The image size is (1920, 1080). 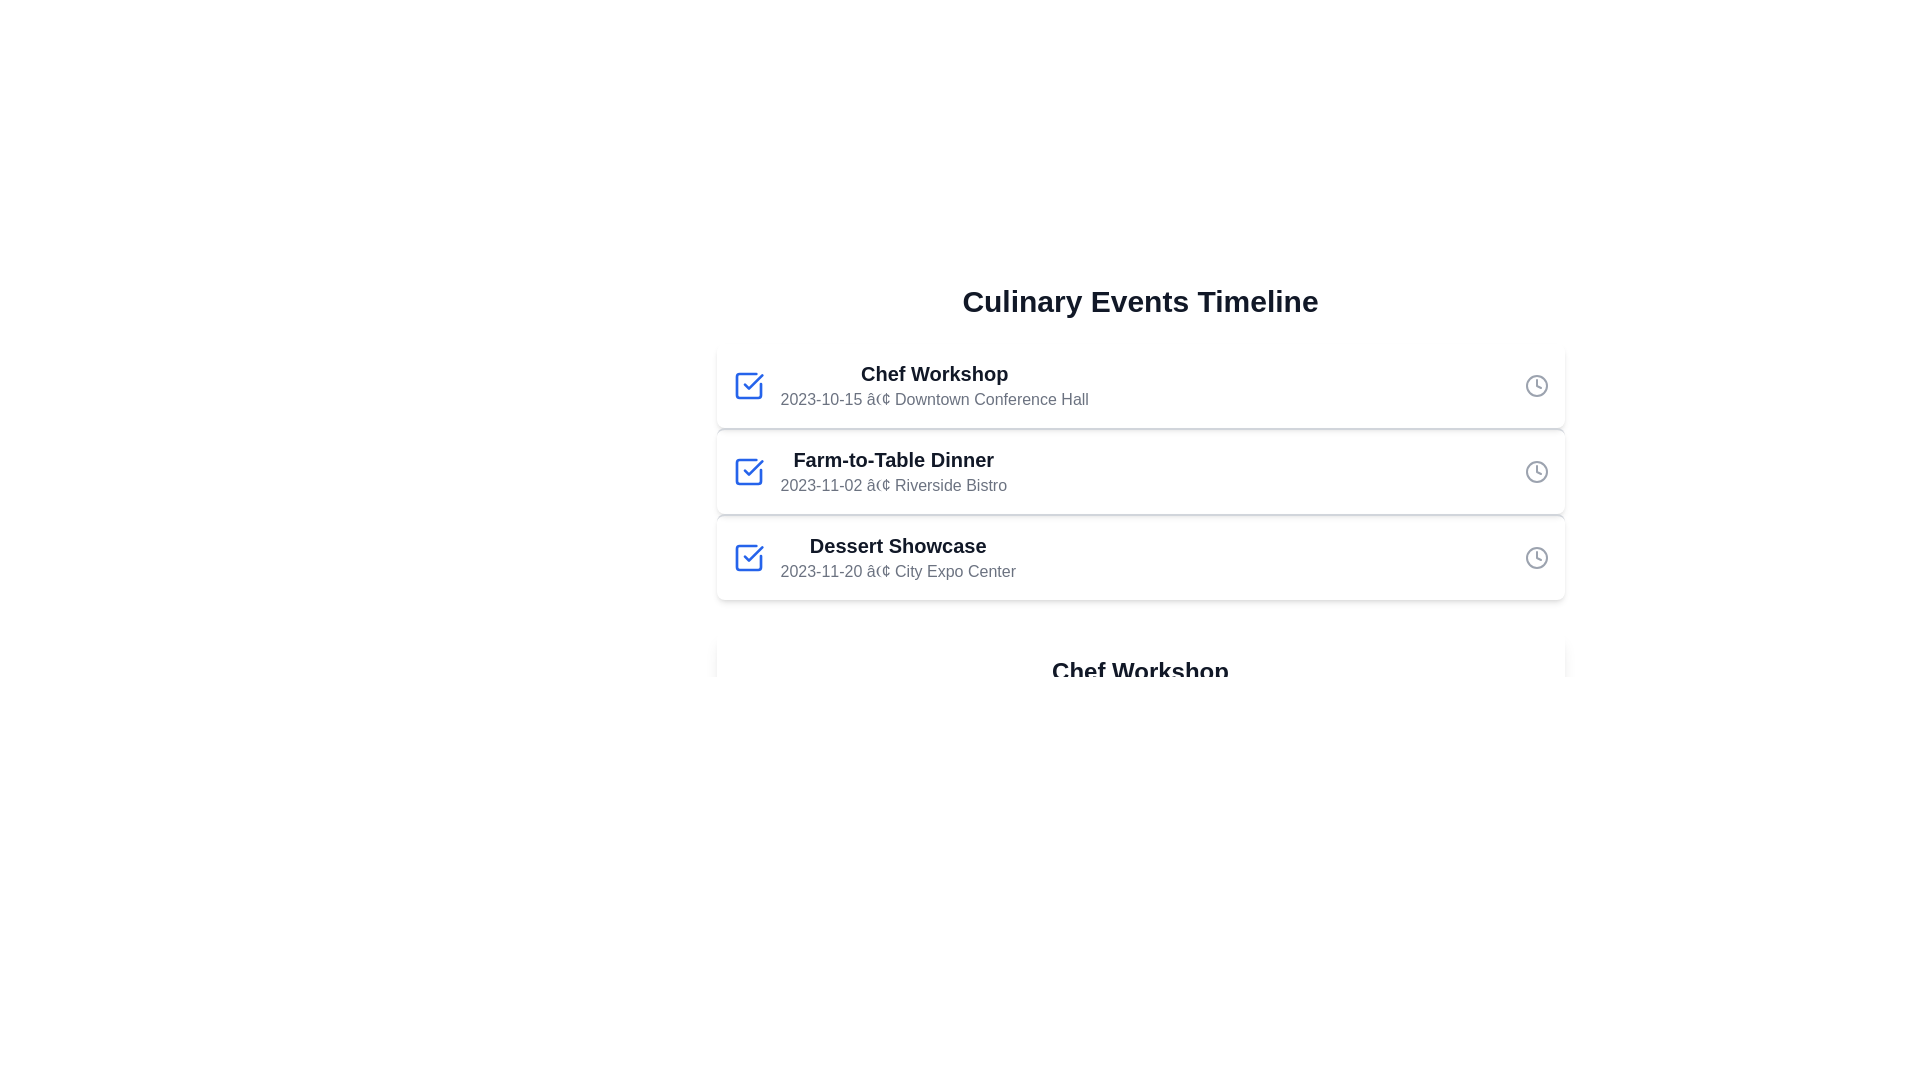 I want to click on properties of the circular SVG element representing the clock face located in the top-right corner of the first row, identified by its center coordinates, so click(x=1535, y=385).